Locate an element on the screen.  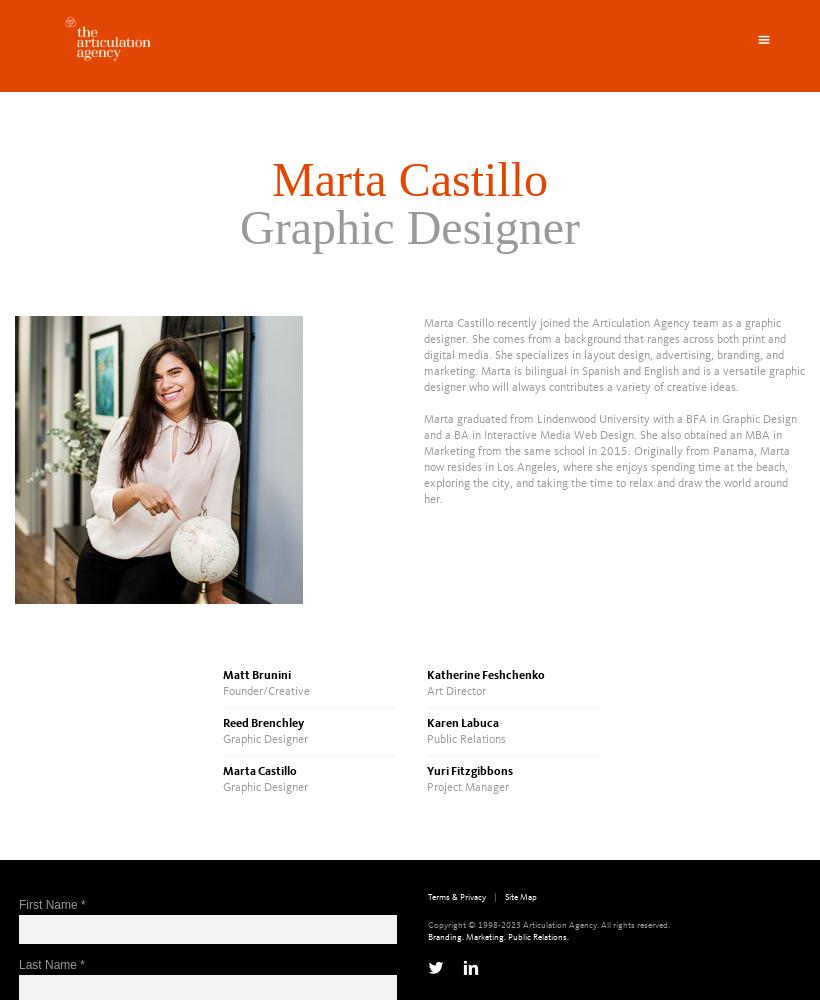
'Terms & Privacy' is located at coordinates (455, 896).